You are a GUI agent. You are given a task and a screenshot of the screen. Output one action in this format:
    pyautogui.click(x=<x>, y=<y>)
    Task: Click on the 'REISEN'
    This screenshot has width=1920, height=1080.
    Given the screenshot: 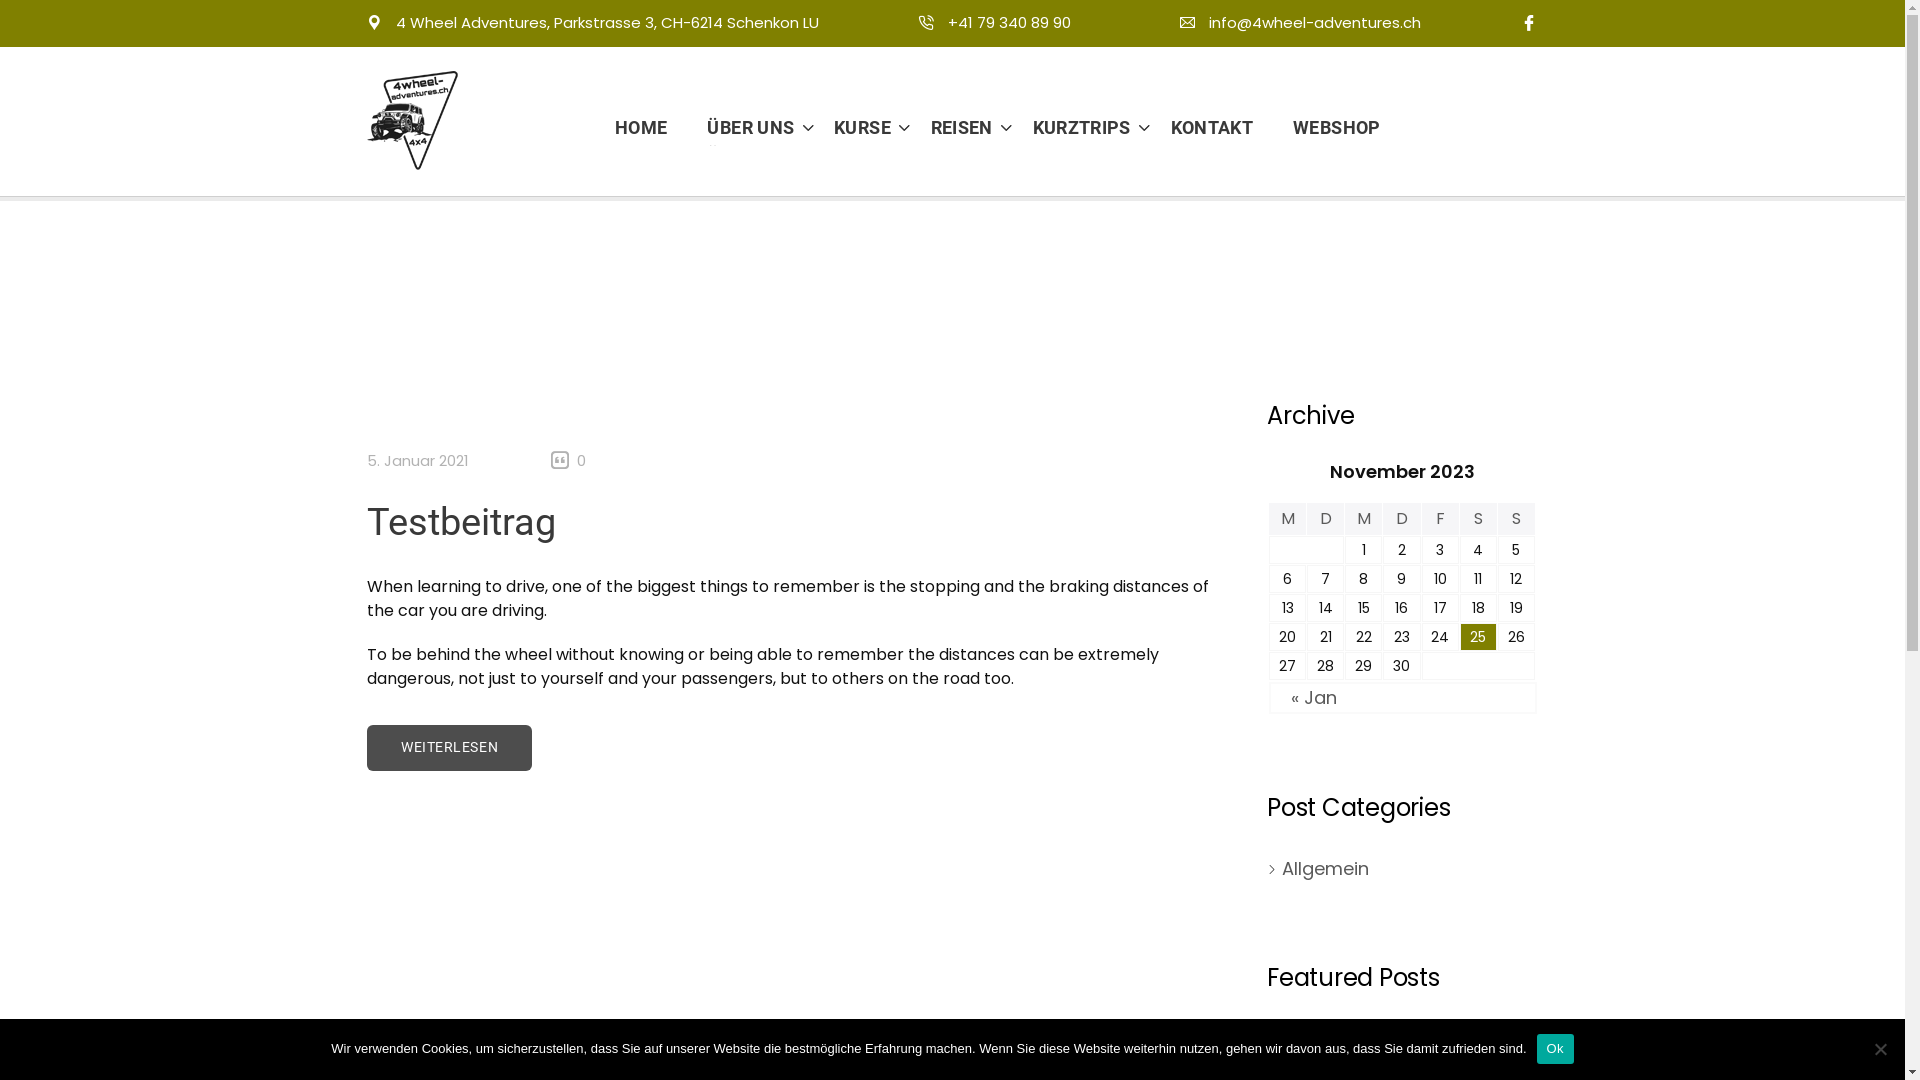 What is the action you would take?
    pyautogui.click(x=953, y=127)
    